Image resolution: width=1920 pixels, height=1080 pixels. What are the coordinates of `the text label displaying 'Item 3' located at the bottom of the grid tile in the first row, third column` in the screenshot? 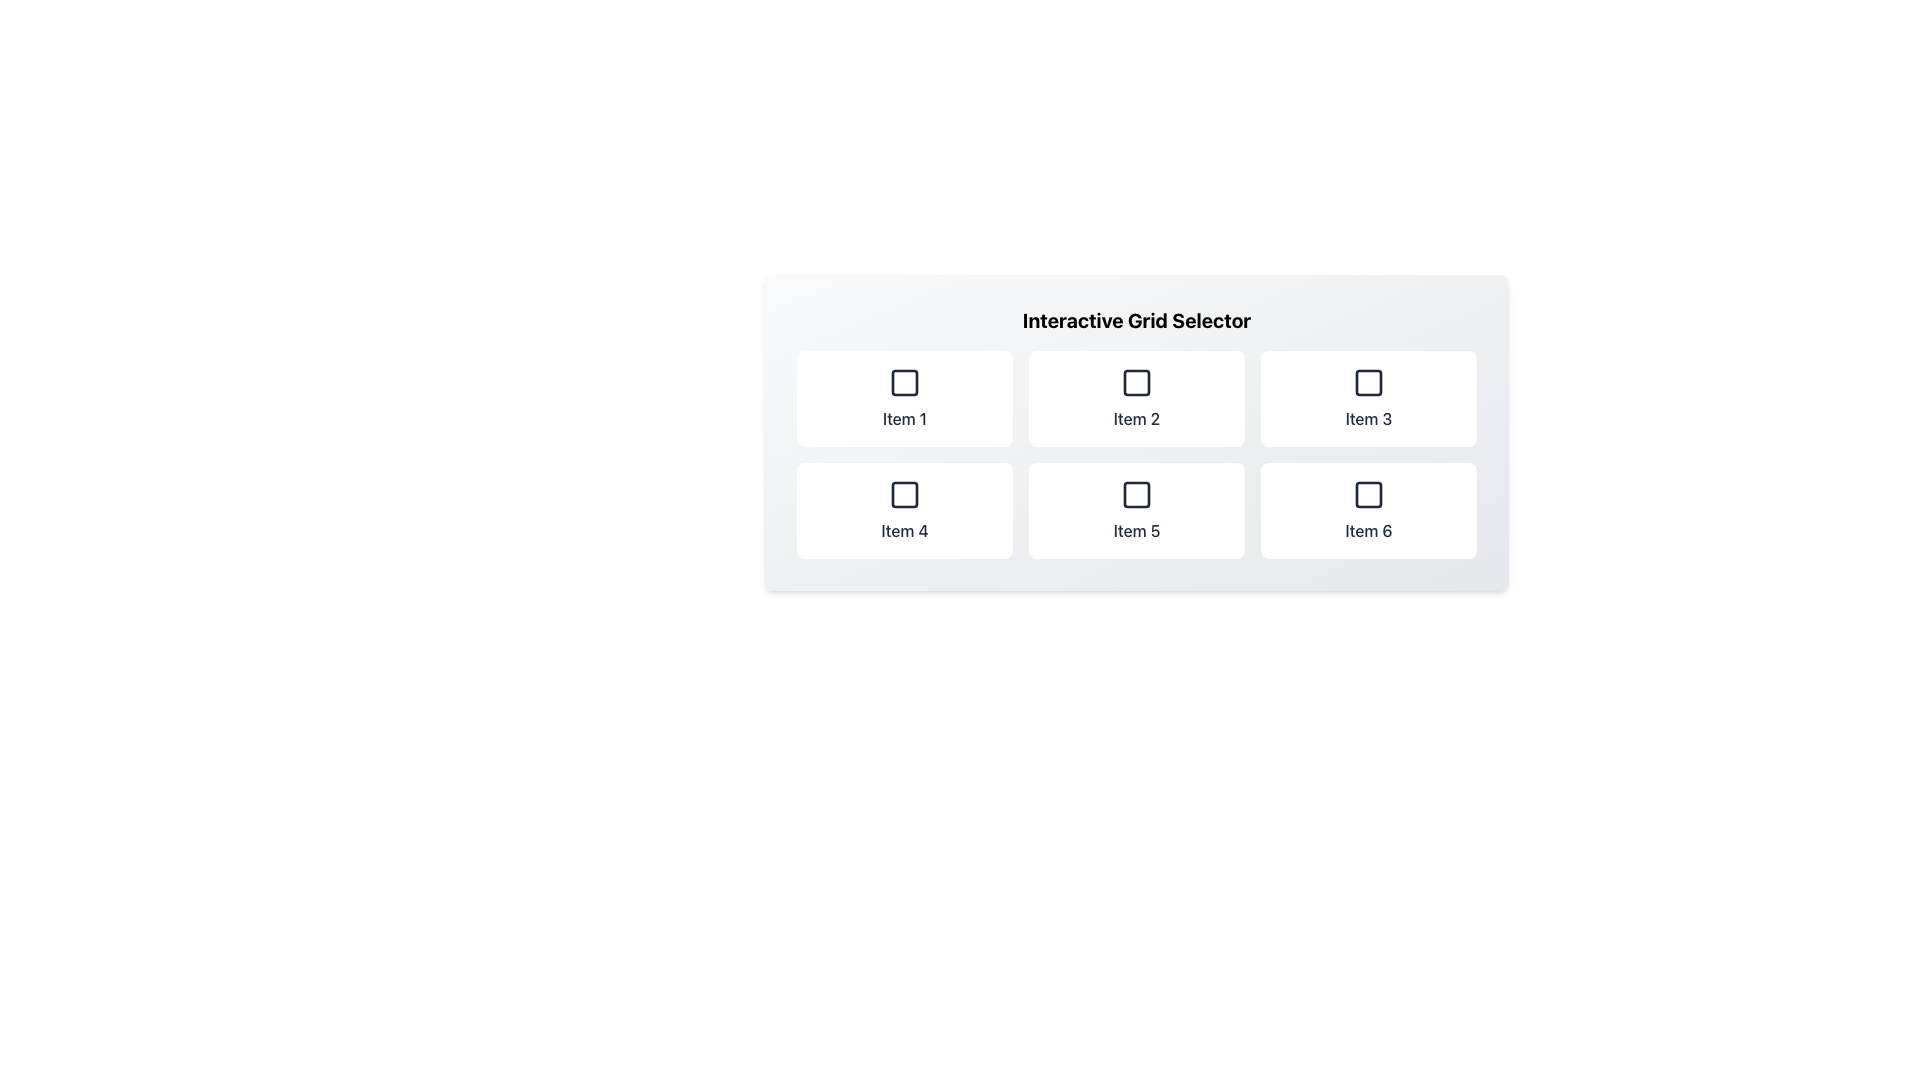 It's located at (1367, 418).